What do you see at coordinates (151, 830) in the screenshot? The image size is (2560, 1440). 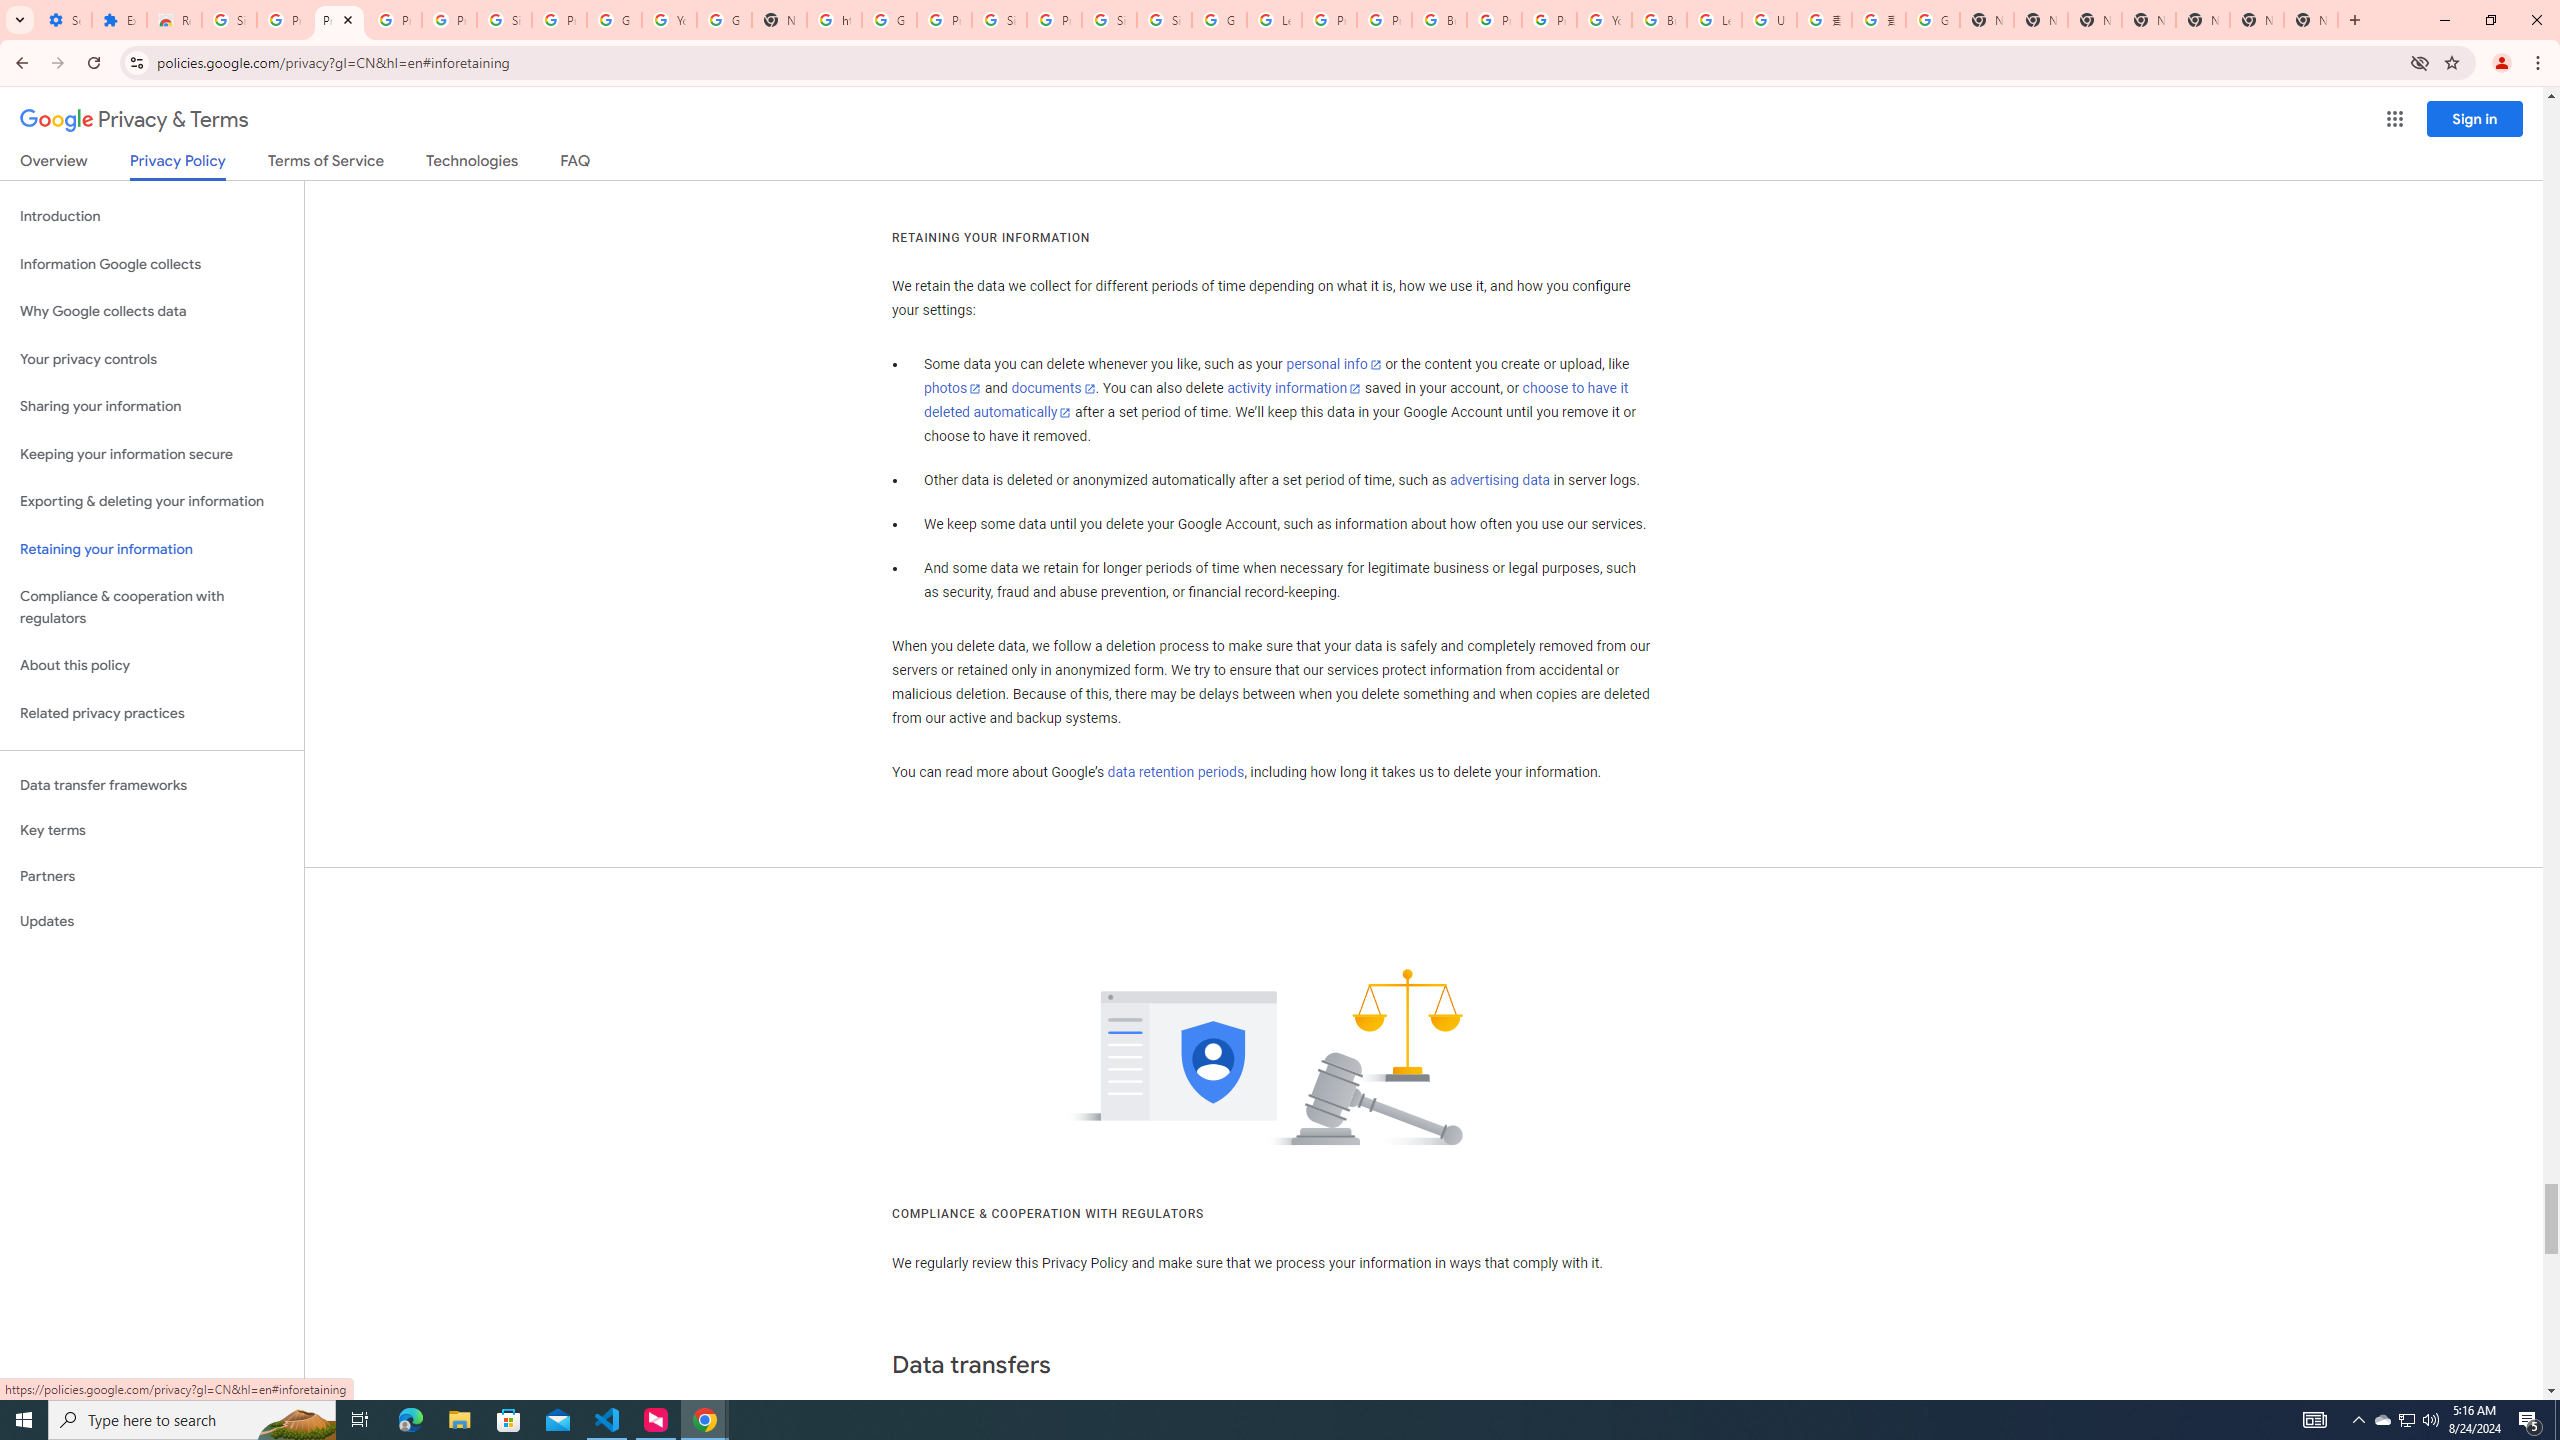 I see `'Key terms'` at bounding box center [151, 830].